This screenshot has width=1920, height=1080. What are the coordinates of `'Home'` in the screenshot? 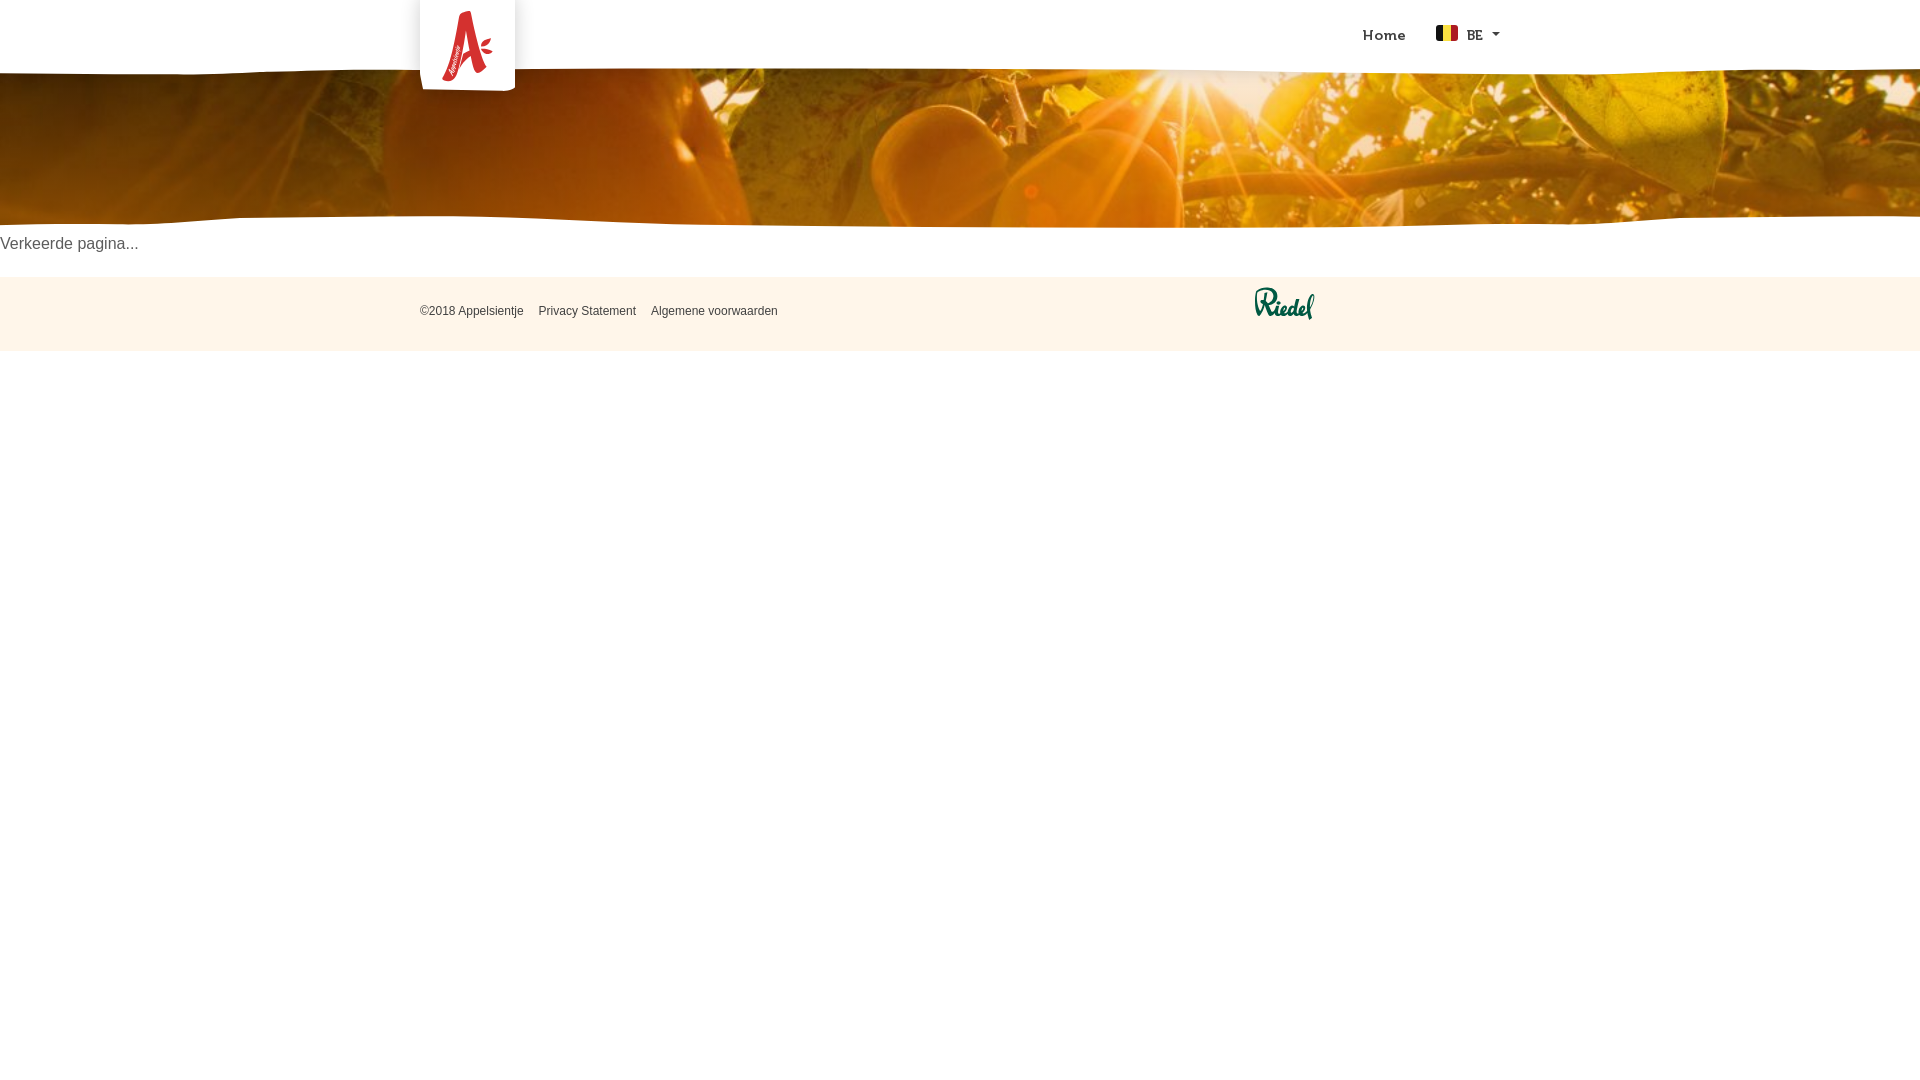 It's located at (1362, 35).